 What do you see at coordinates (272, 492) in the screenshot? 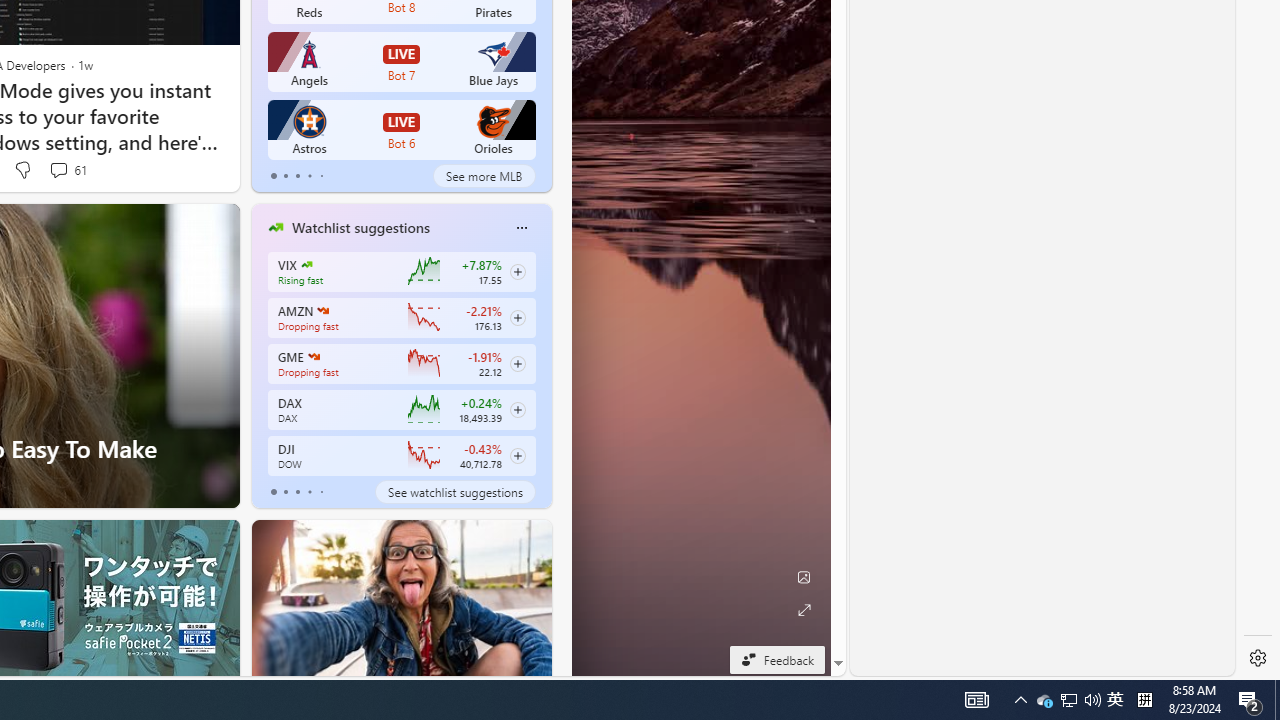
I see `'tab-0'` at bounding box center [272, 492].